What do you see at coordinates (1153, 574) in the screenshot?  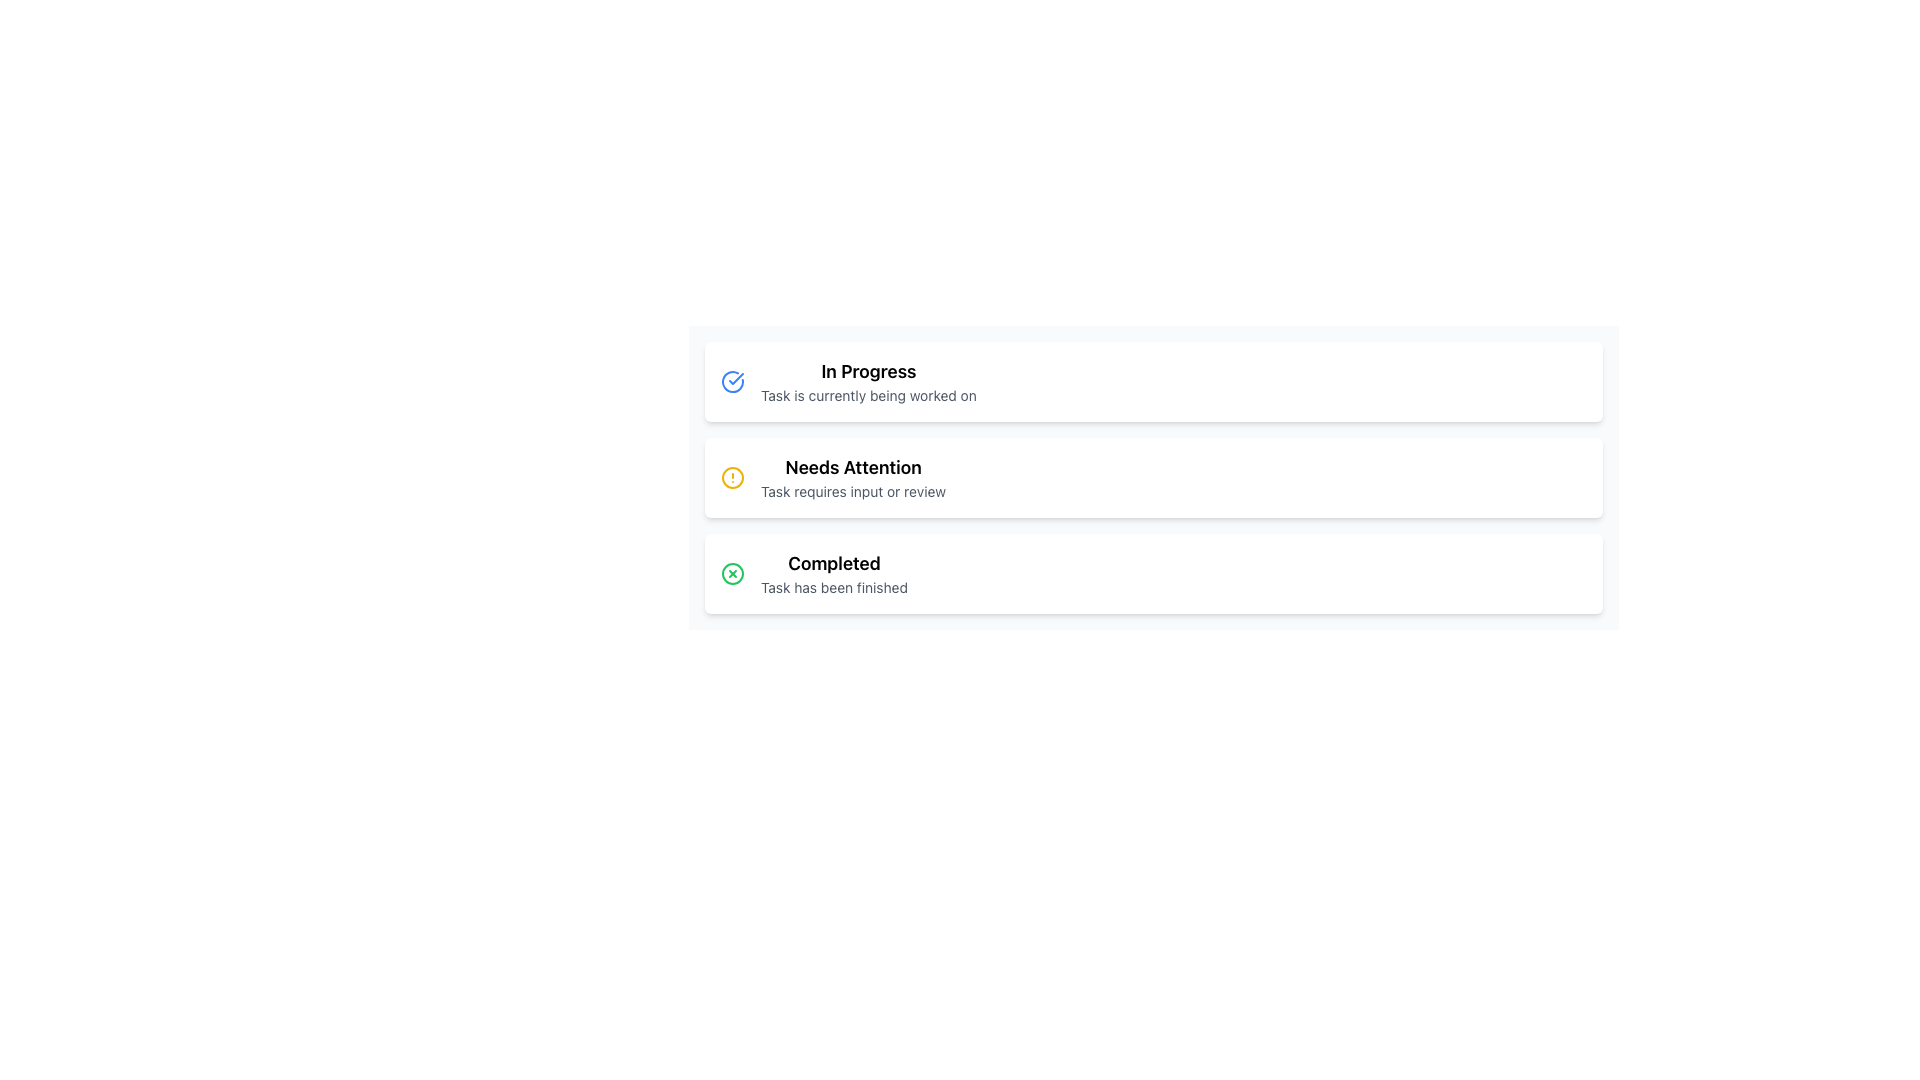 I see `the Informational Card, which is the third card in a vertical stack` at bounding box center [1153, 574].